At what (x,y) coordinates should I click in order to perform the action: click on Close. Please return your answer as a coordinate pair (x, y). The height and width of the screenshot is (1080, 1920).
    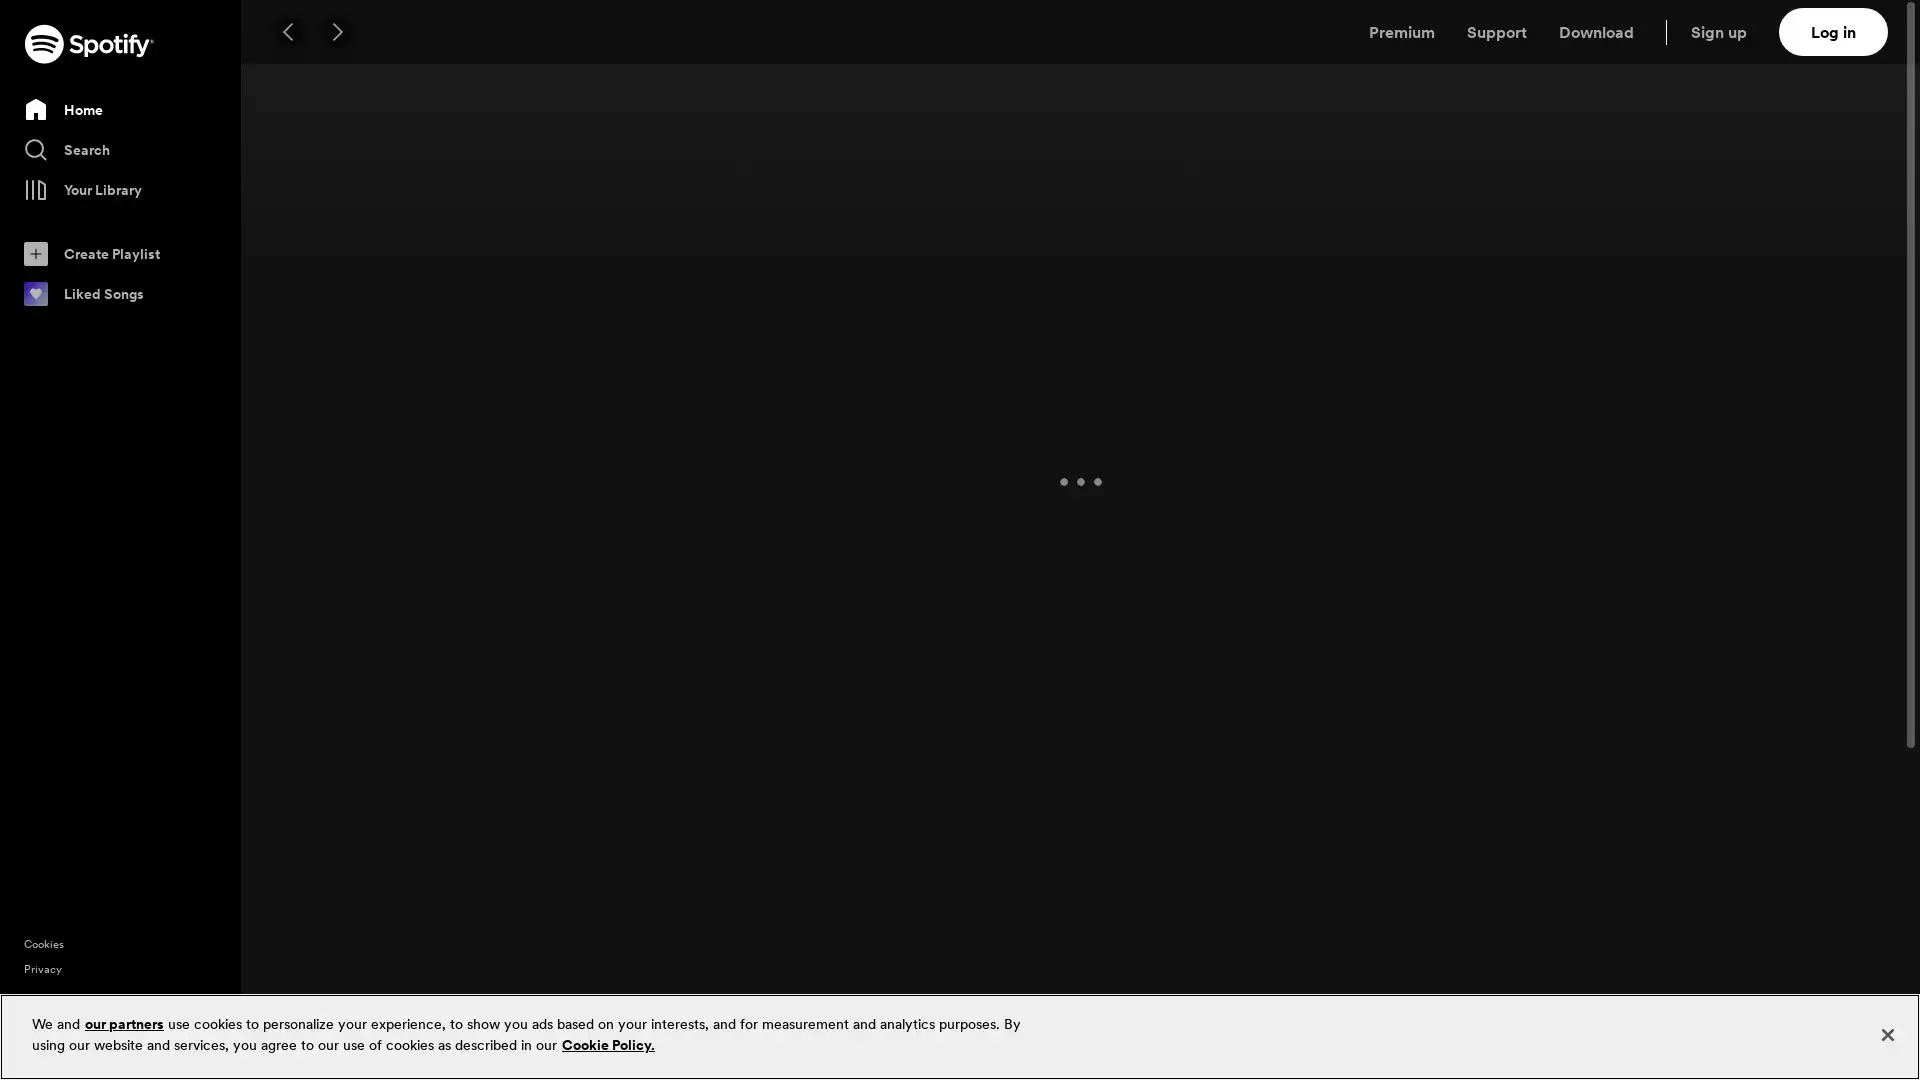
    Looking at the image, I should click on (1886, 1034).